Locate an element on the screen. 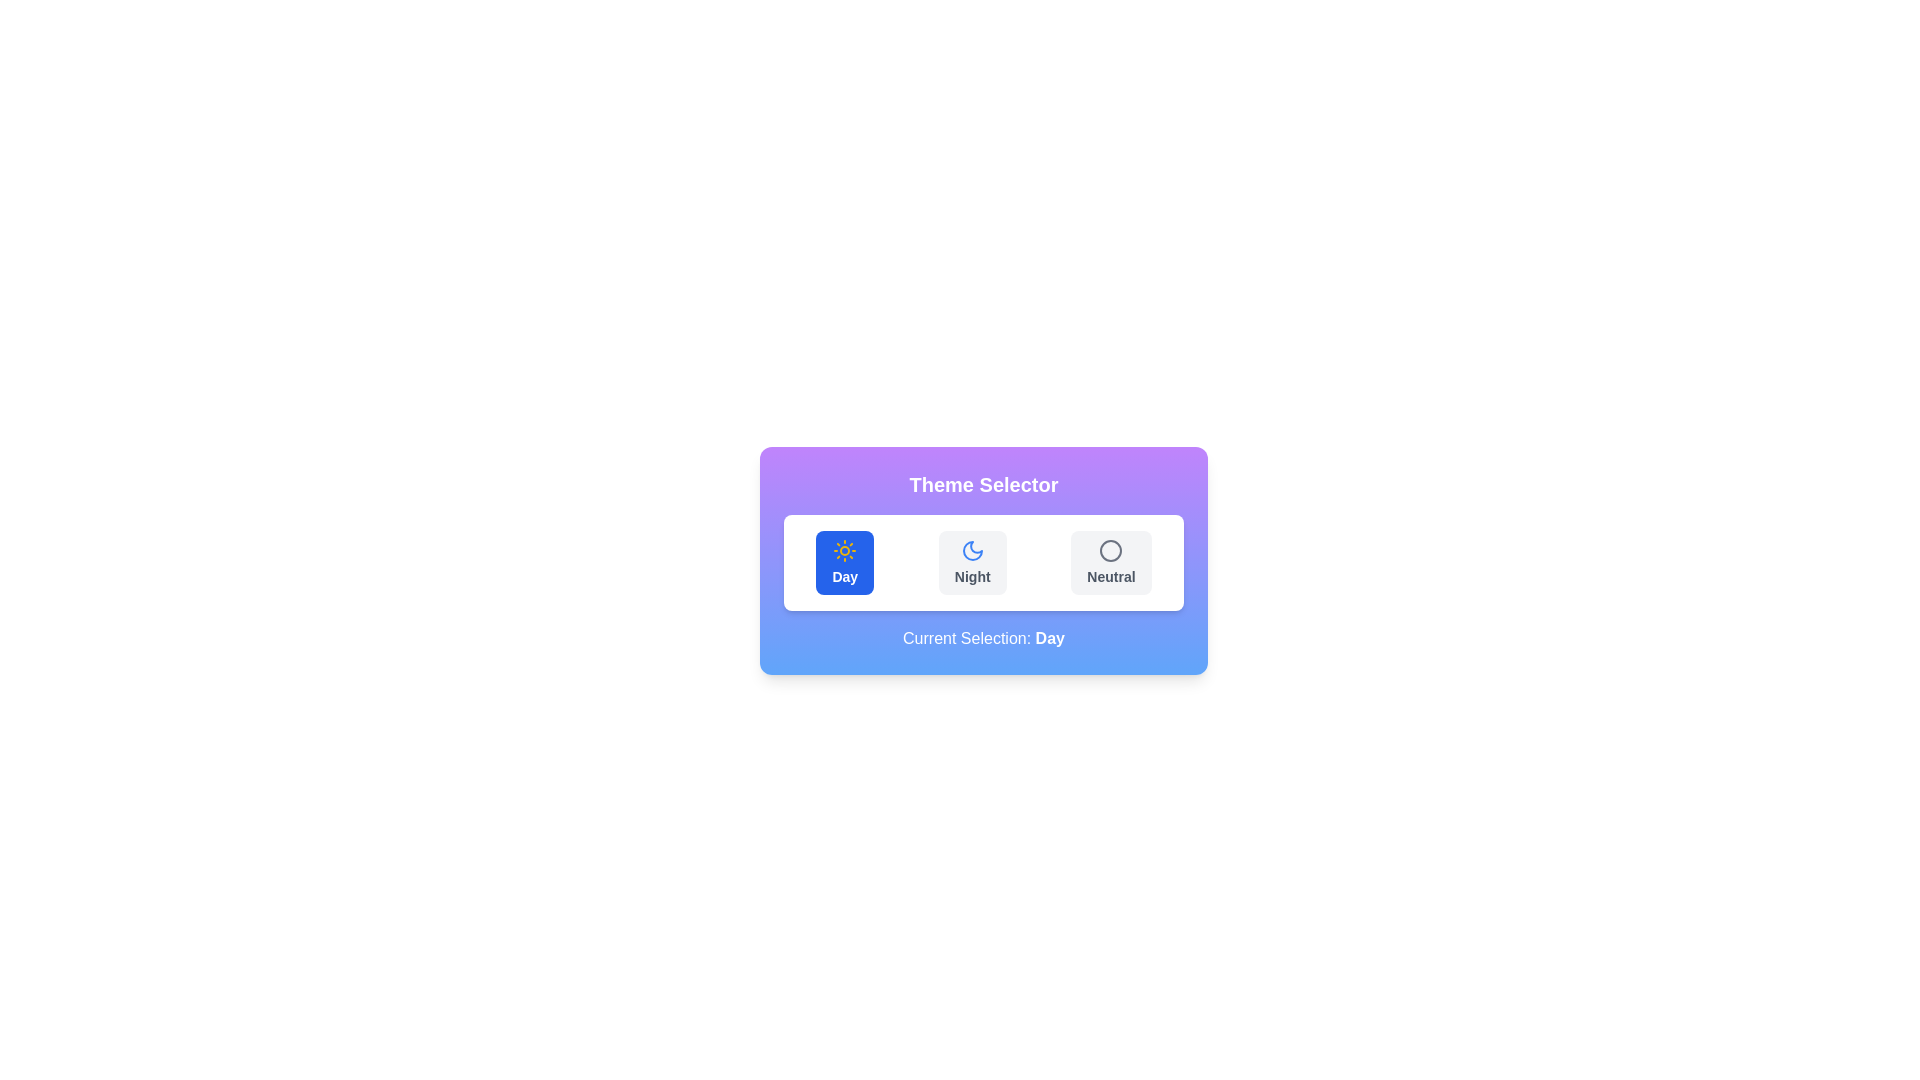  the text label displaying the word 'Night', which is styled with a bold sans-serif font and is located in the middle button of the theme selector UI, below a moon icon is located at coordinates (972, 577).